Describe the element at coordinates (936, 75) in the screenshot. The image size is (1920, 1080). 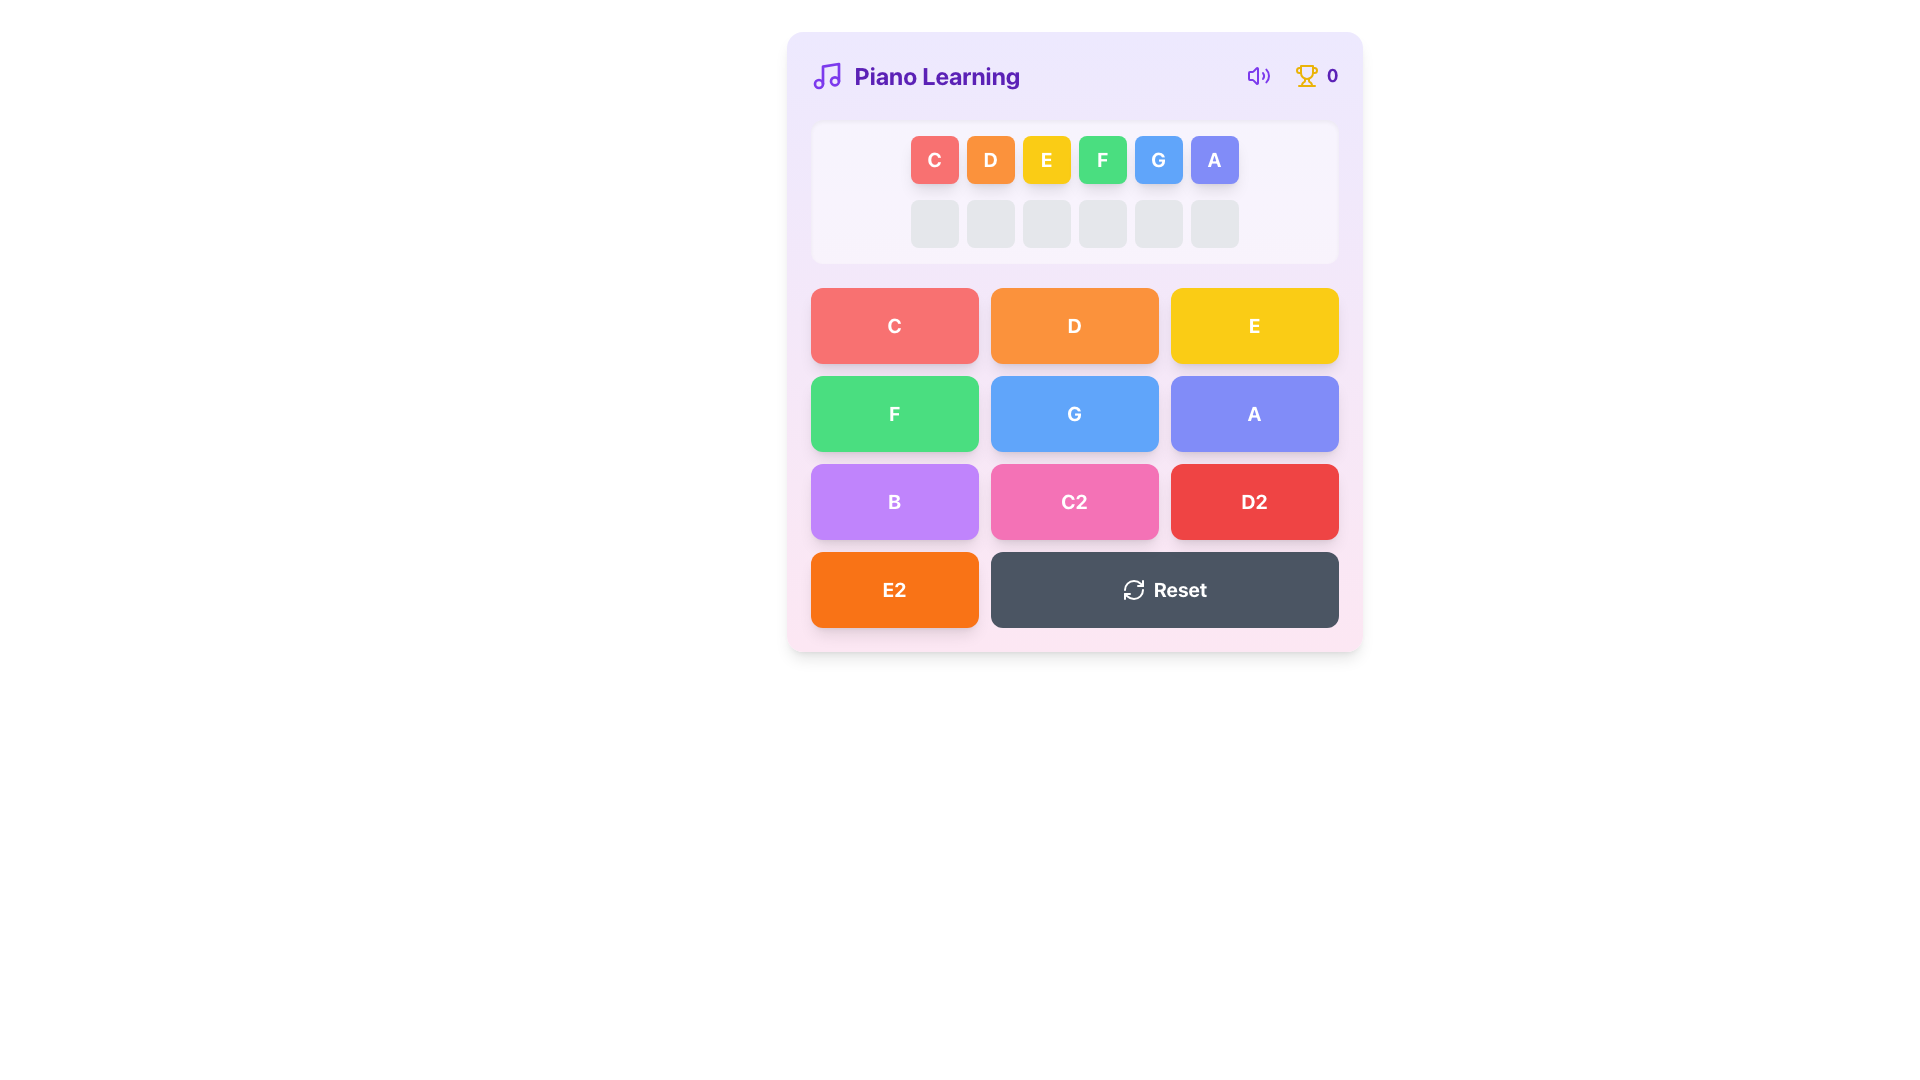
I see `the 'Piano Learning' text label, which is styled in bold and large-sized violet font, located towards the top-left corner of the interface` at that location.